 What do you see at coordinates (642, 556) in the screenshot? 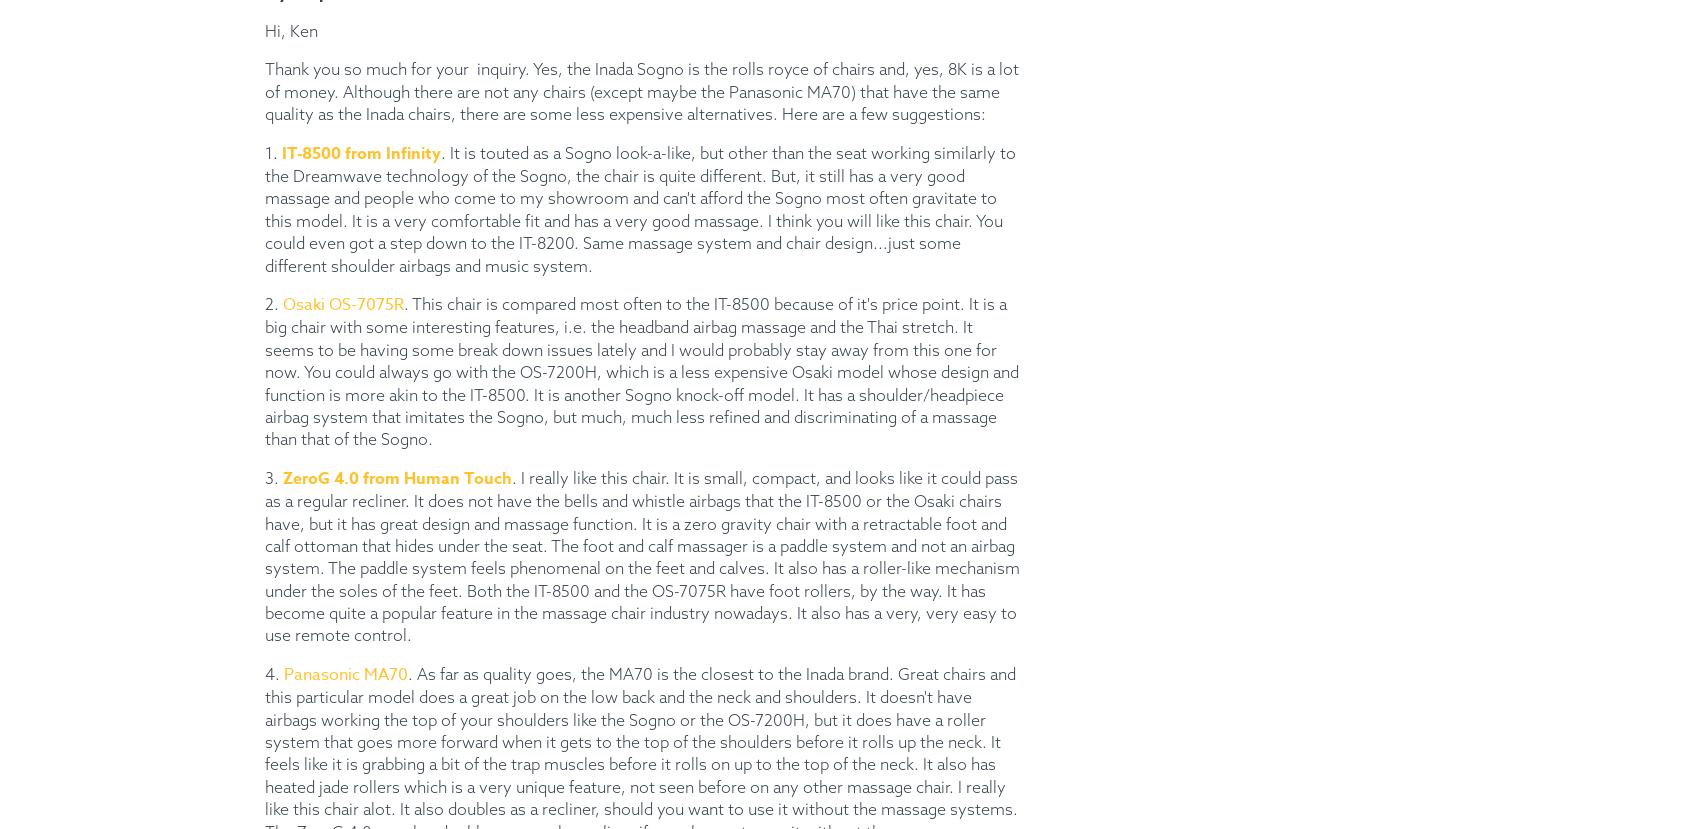
I see `'. I really like this chair. It is small, compact, and looks like it could pass as a regular recliner. It does not have the bells and whistle airbags that the IT-8500 or the Osaki chairs have, but it has great design and massage function. It is a zero gravity chair with a retractable foot and calf ottoman that hides under the seat. The foot and calf massager is a paddle system and not an airbag system. The paddle system feels phenomenal on the feet and calves. It also has a roller-like mechanism under the soles of the feet. Both the IT-8500 and the OS-7075R have foot rollers, by the way. It has become quite a popular feature in the massage chair industry nowadays. It also has a very, very easy to use remote control.'` at bounding box center [642, 556].